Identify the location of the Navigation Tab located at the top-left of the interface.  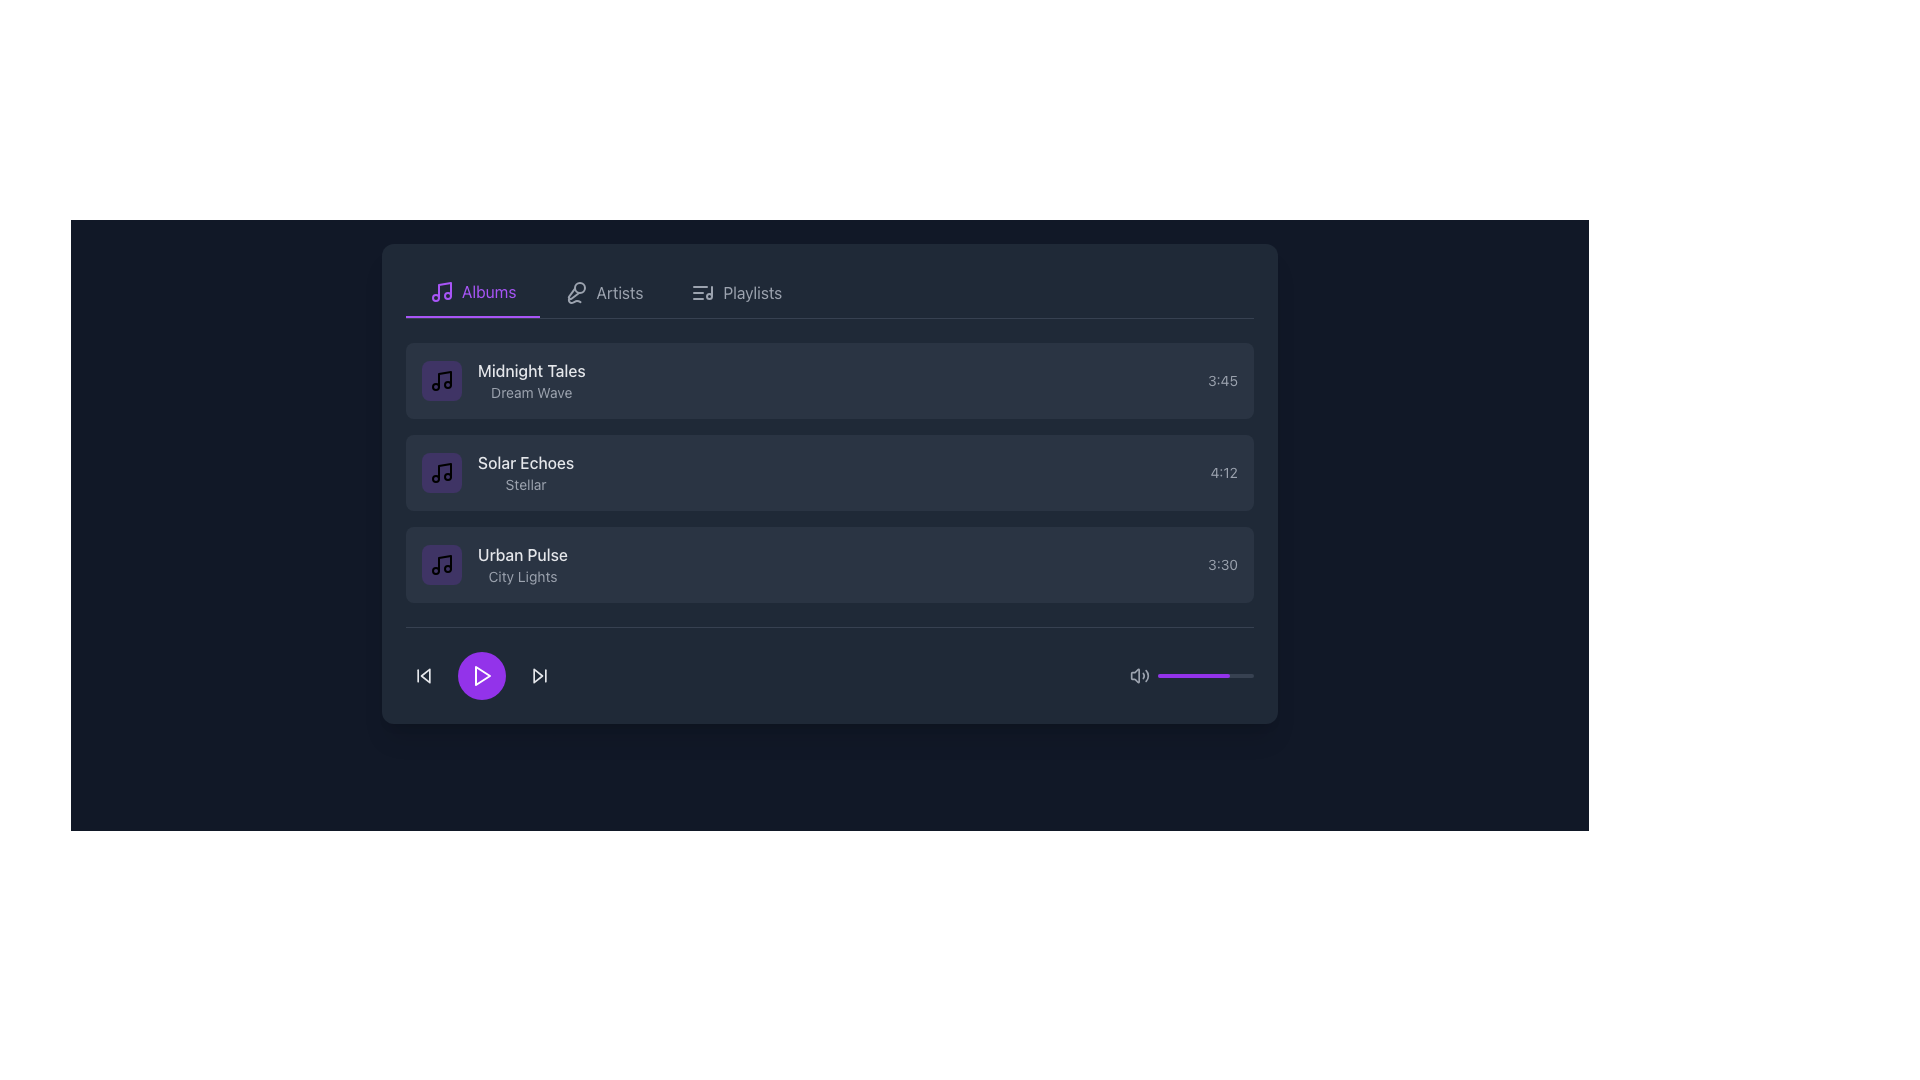
(472, 293).